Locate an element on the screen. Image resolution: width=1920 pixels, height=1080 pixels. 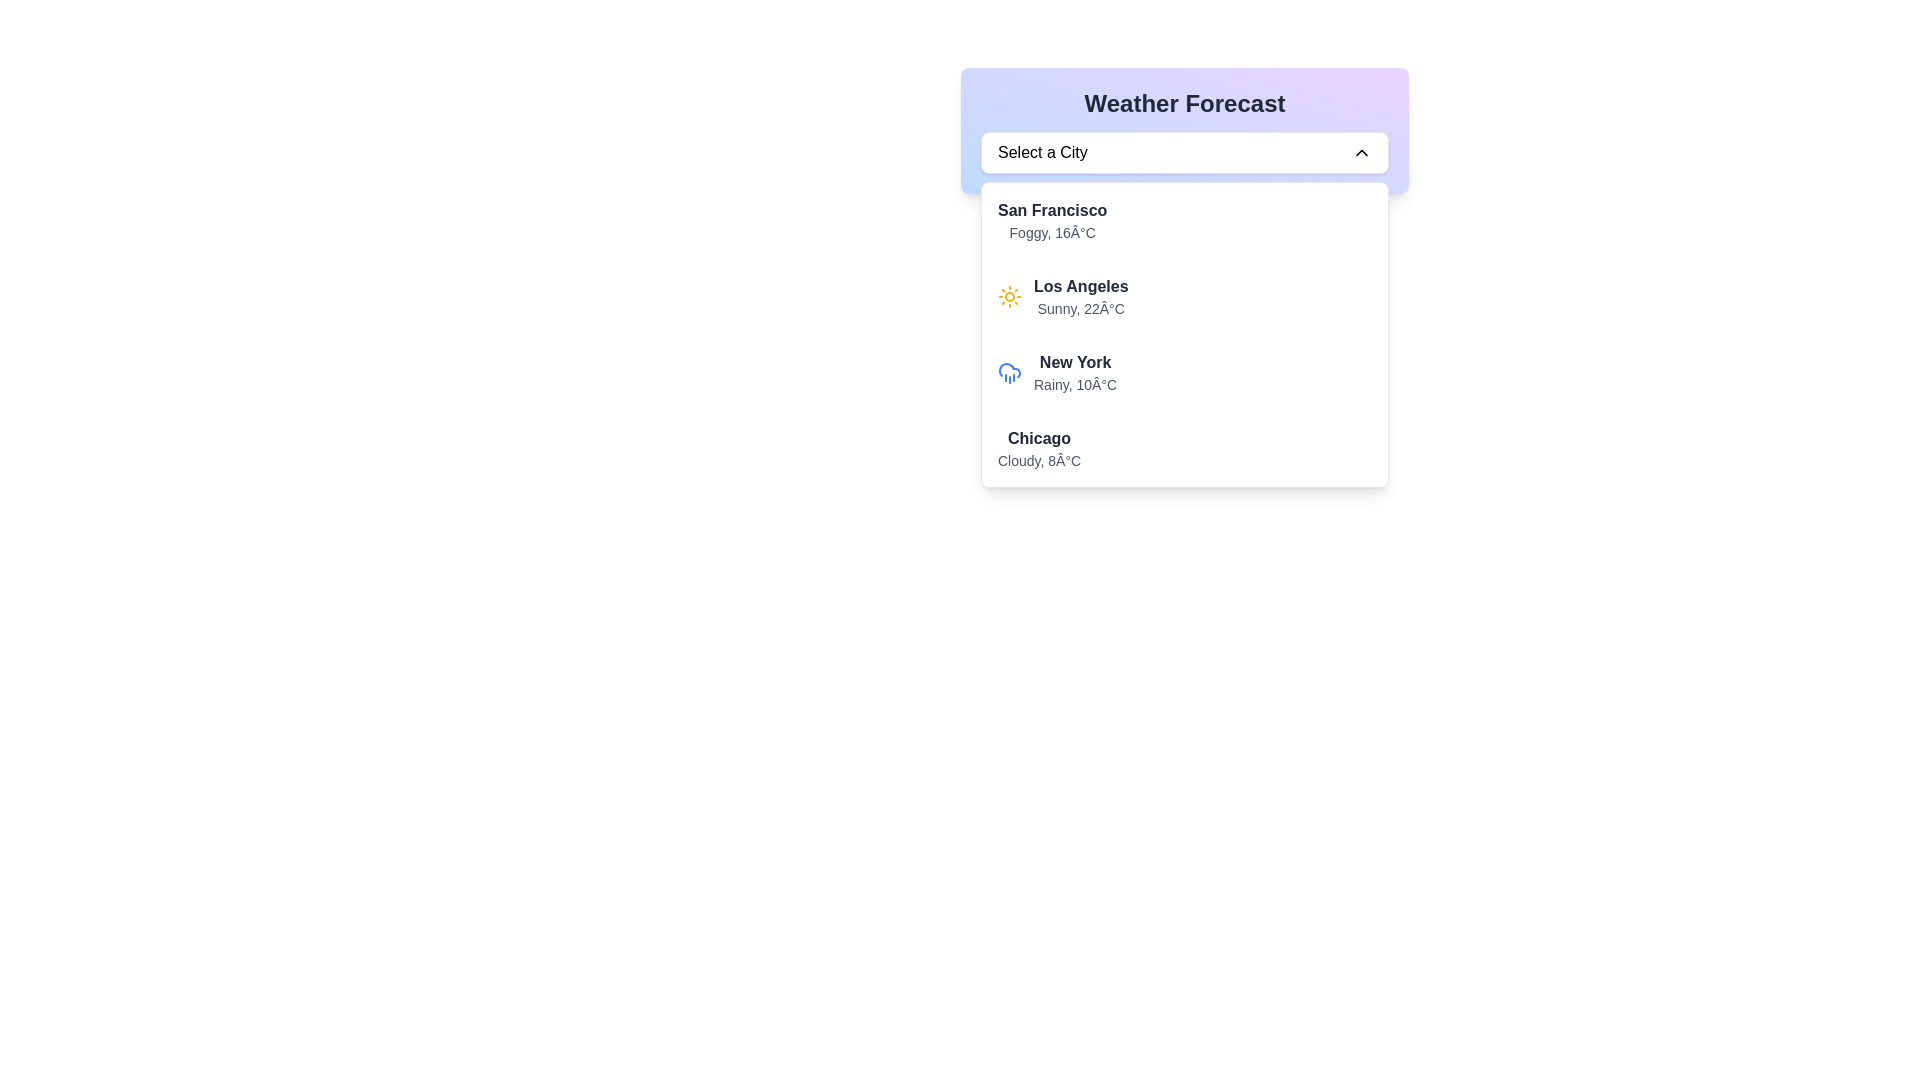
the weather details display for 'Los Angeles' located in the dropdown menu after selecting 'Select a City', which is the second item in the list is located at coordinates (1185, 334).